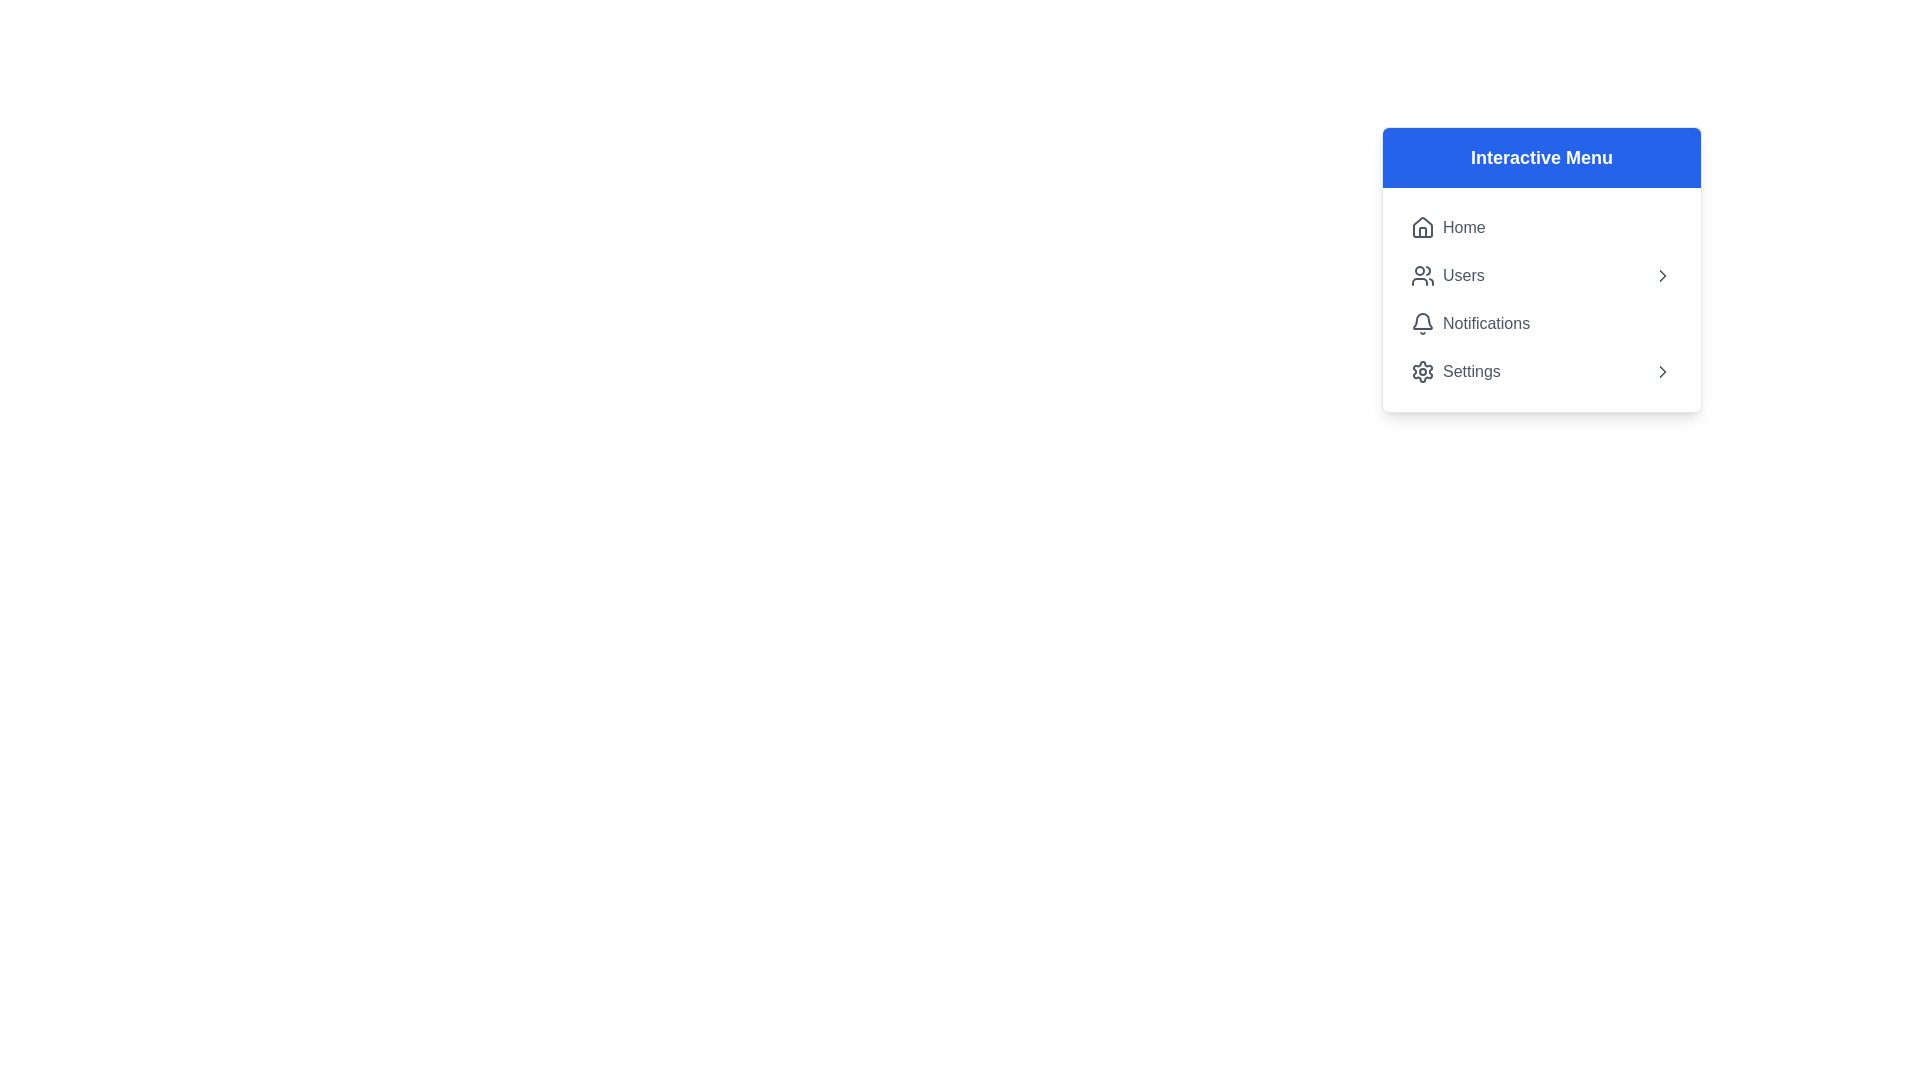 This screenshot has width=1920, height=1080. I want to click on the group icon representing multiple users, which is located to the left of the 'Users' label in the menu section, so click(1421, 276).